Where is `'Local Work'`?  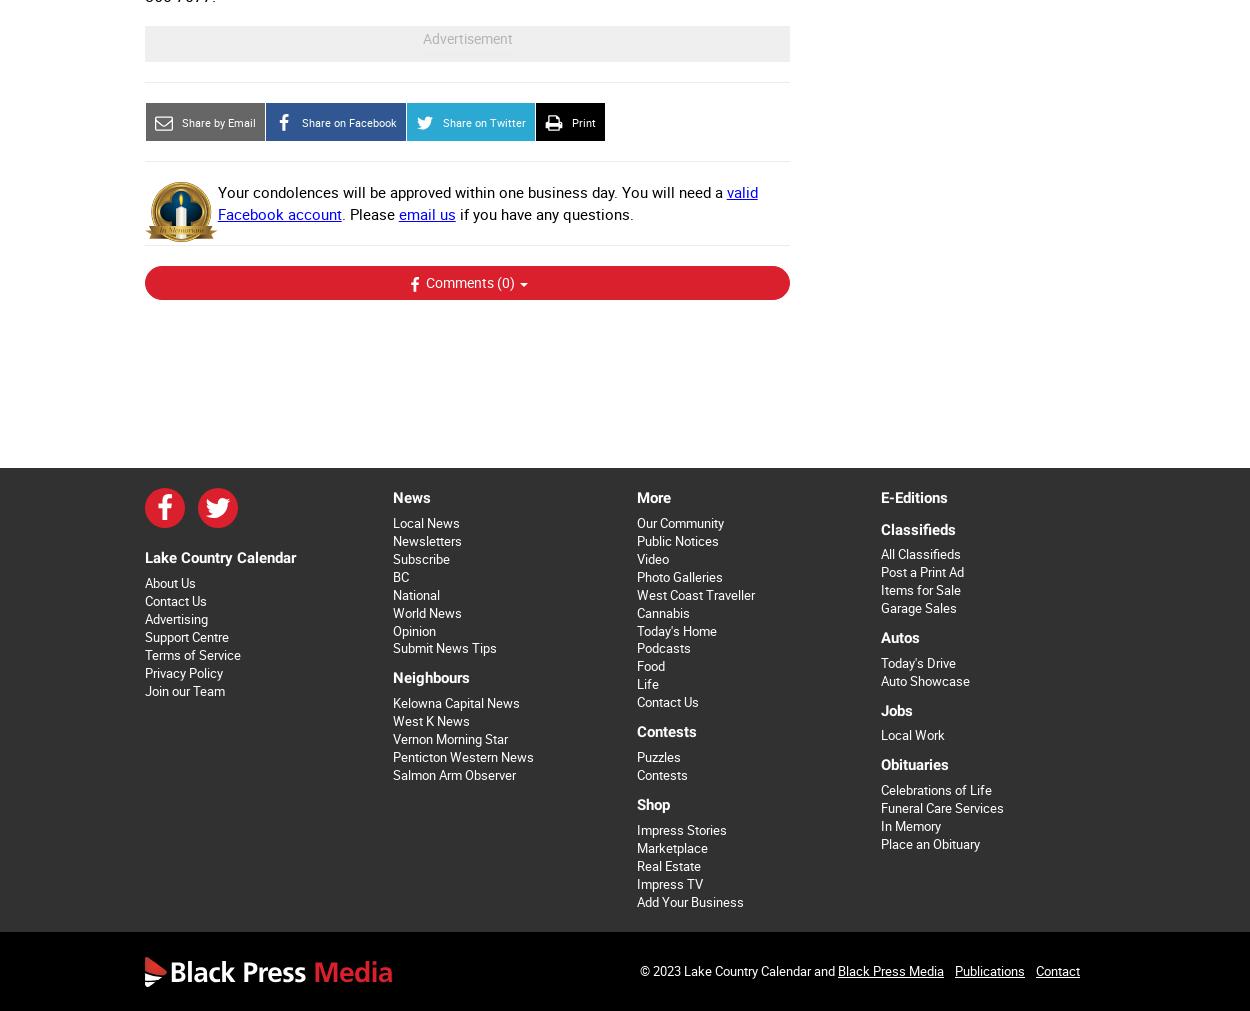
'Local Work' is located at coordinates (880, 734).